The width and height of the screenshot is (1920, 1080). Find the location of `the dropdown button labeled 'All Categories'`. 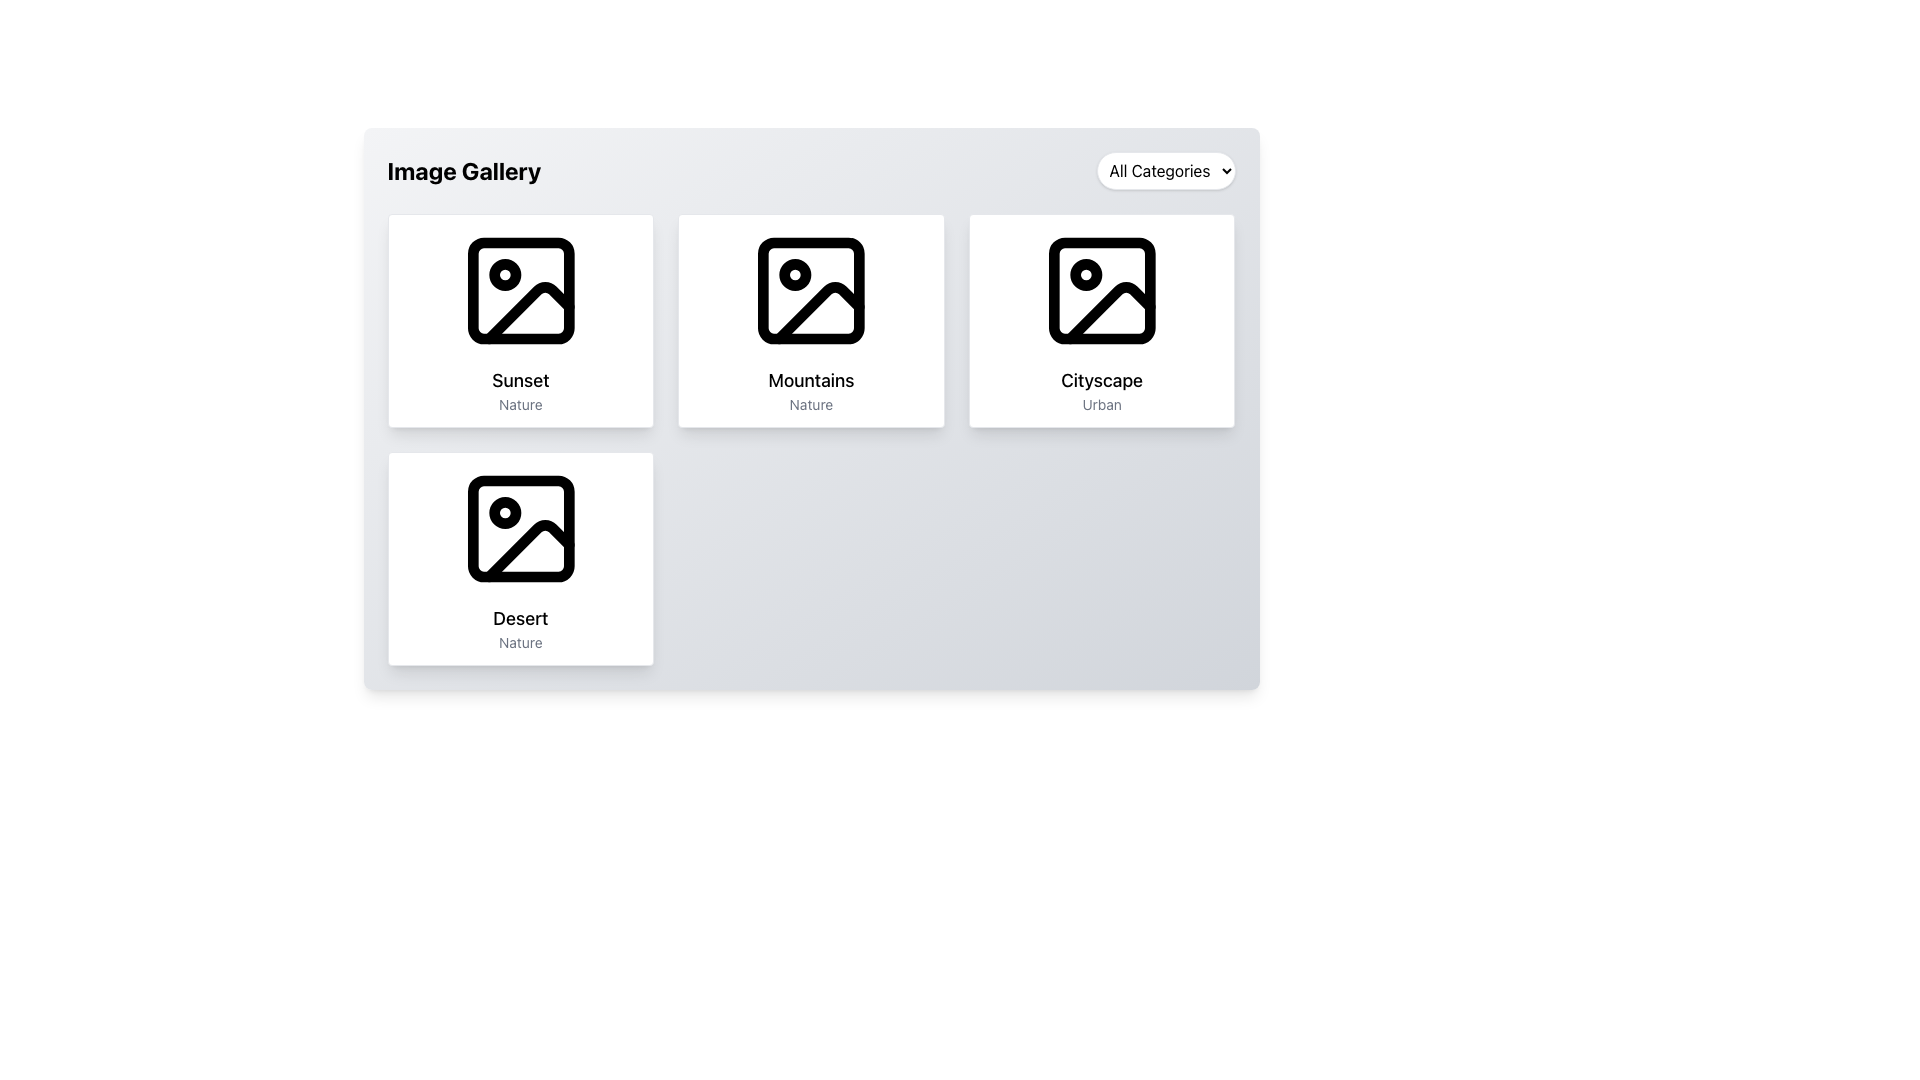

the dropdown button labeled 'All Categories' is located at coordinates (1166, 169).